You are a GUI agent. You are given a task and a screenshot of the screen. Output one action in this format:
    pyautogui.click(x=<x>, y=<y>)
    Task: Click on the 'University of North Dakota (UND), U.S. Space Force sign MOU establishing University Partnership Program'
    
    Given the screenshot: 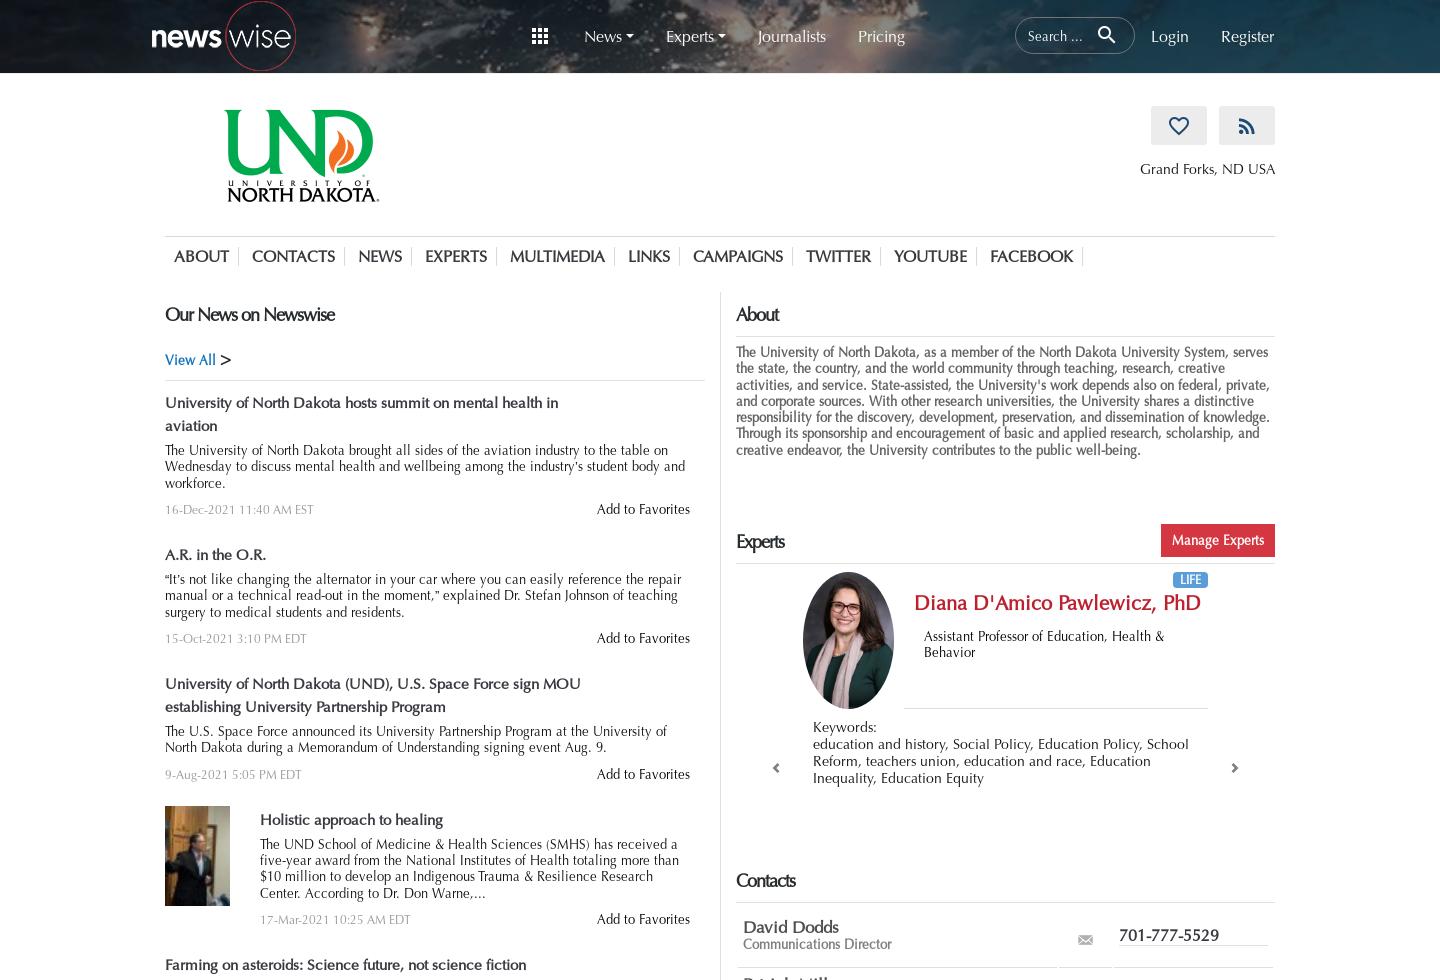 What is the action you would take?
    pyautogui.click(x=371, y=695)
    